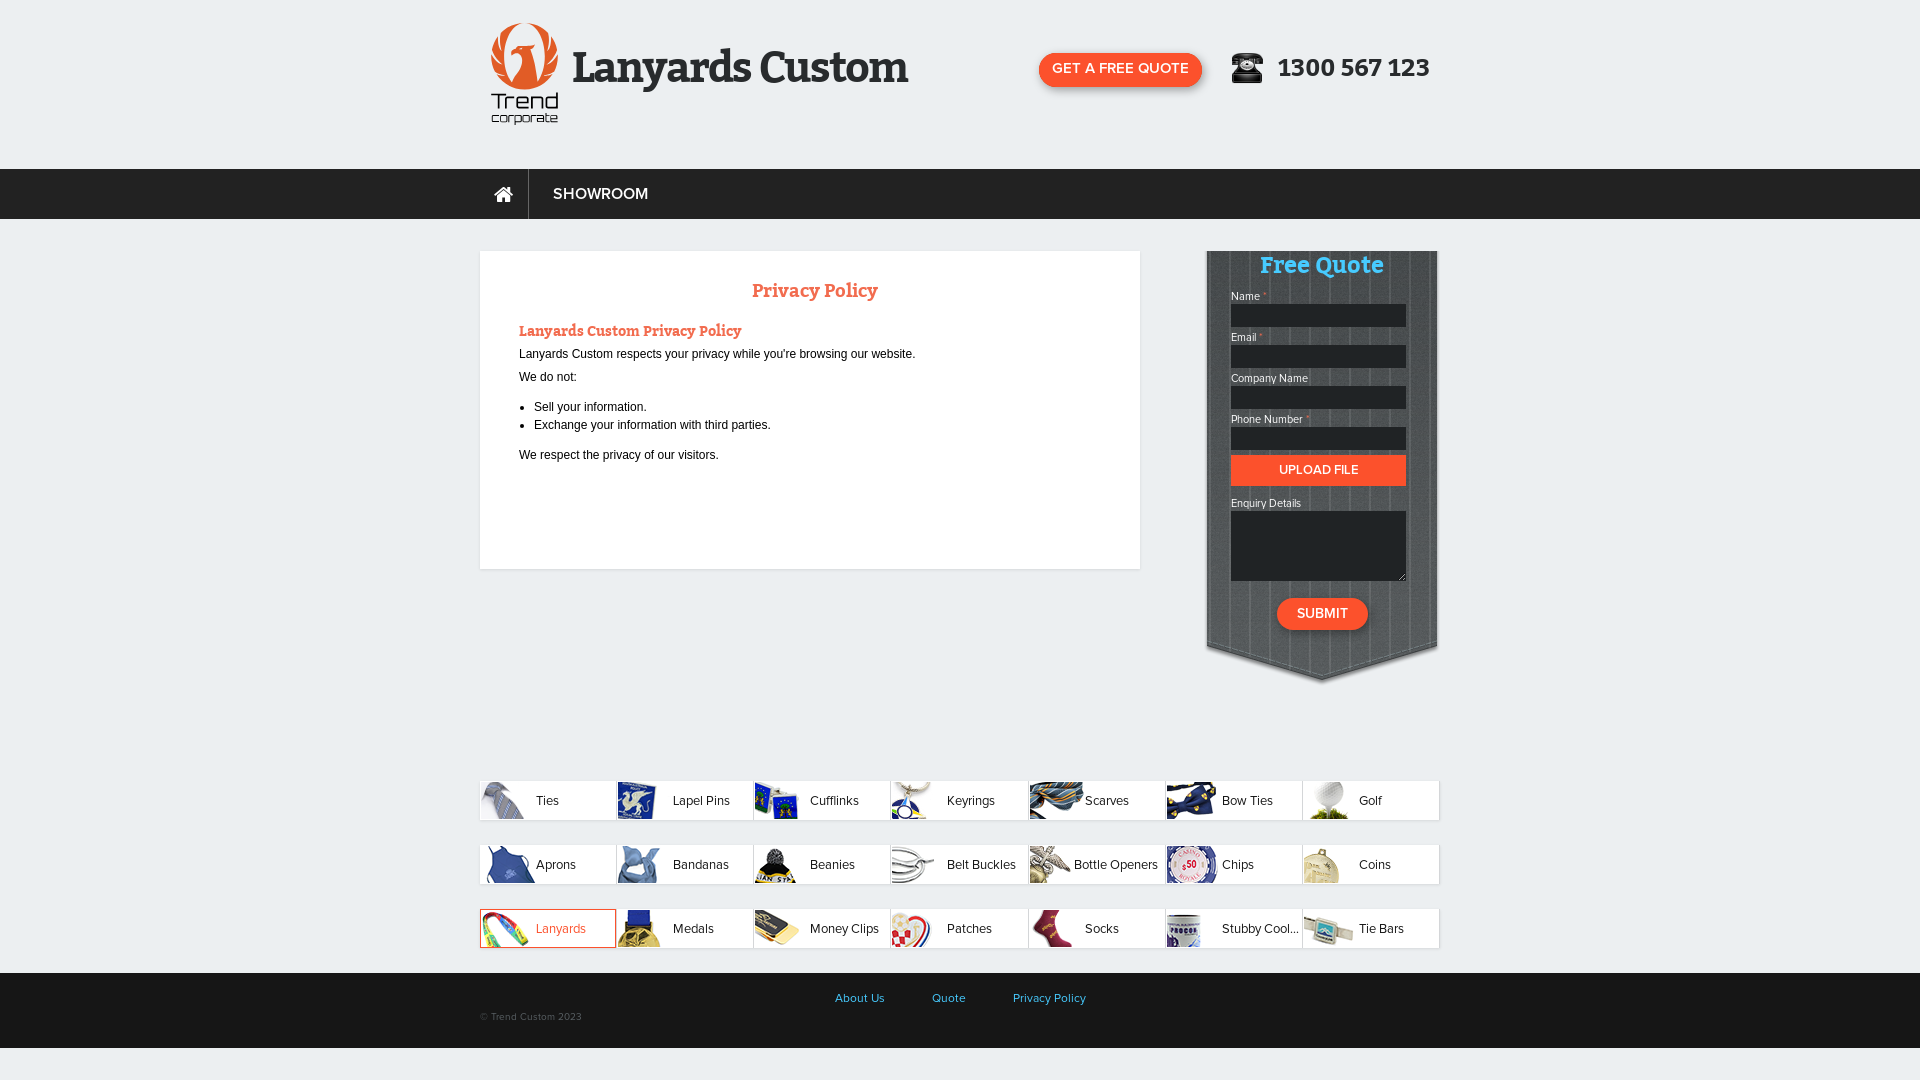 The height and width of the screenshot is (1080, 1920). What do you see at coordinates (547, 928) in the screenshot?
I see `'Lanyards'` at bounding box center [547, 928].